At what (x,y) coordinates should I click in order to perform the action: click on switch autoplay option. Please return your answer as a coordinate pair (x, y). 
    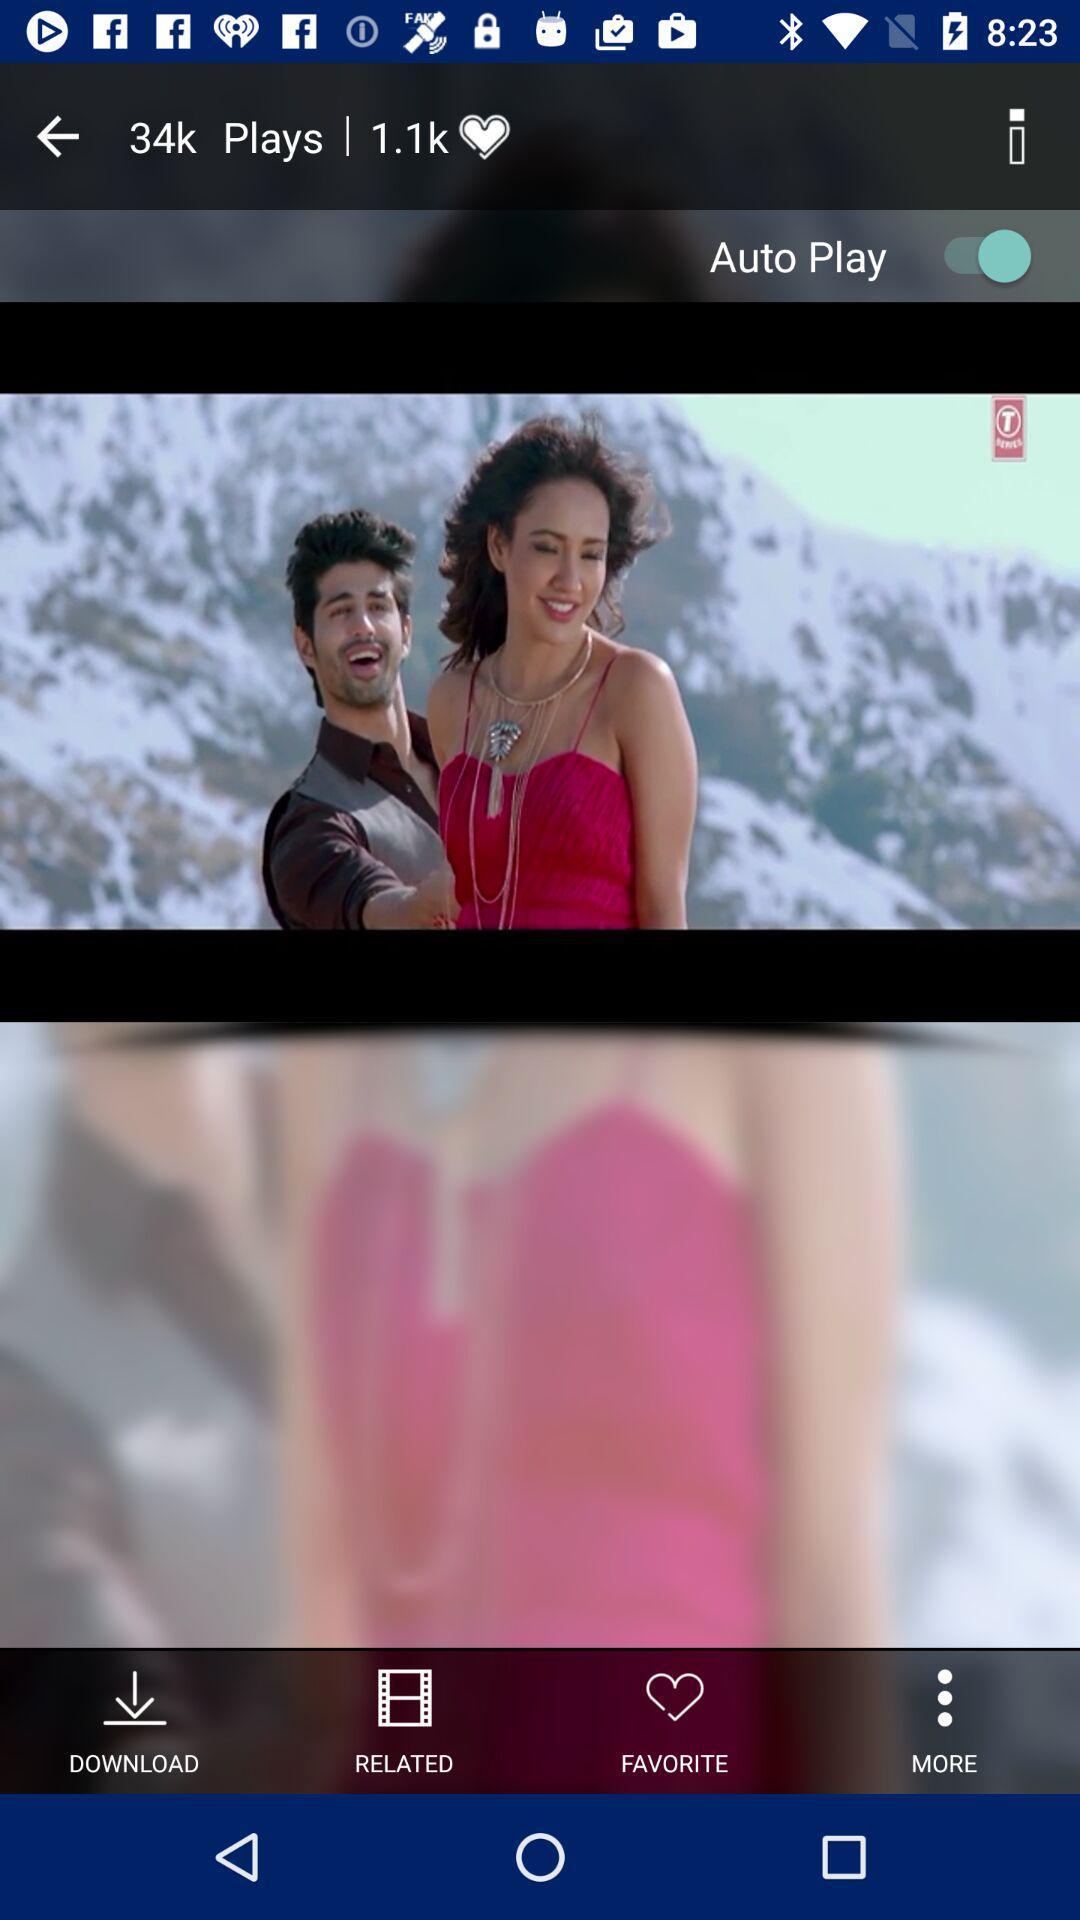
    Looking at the image, I should click on (977, 254).